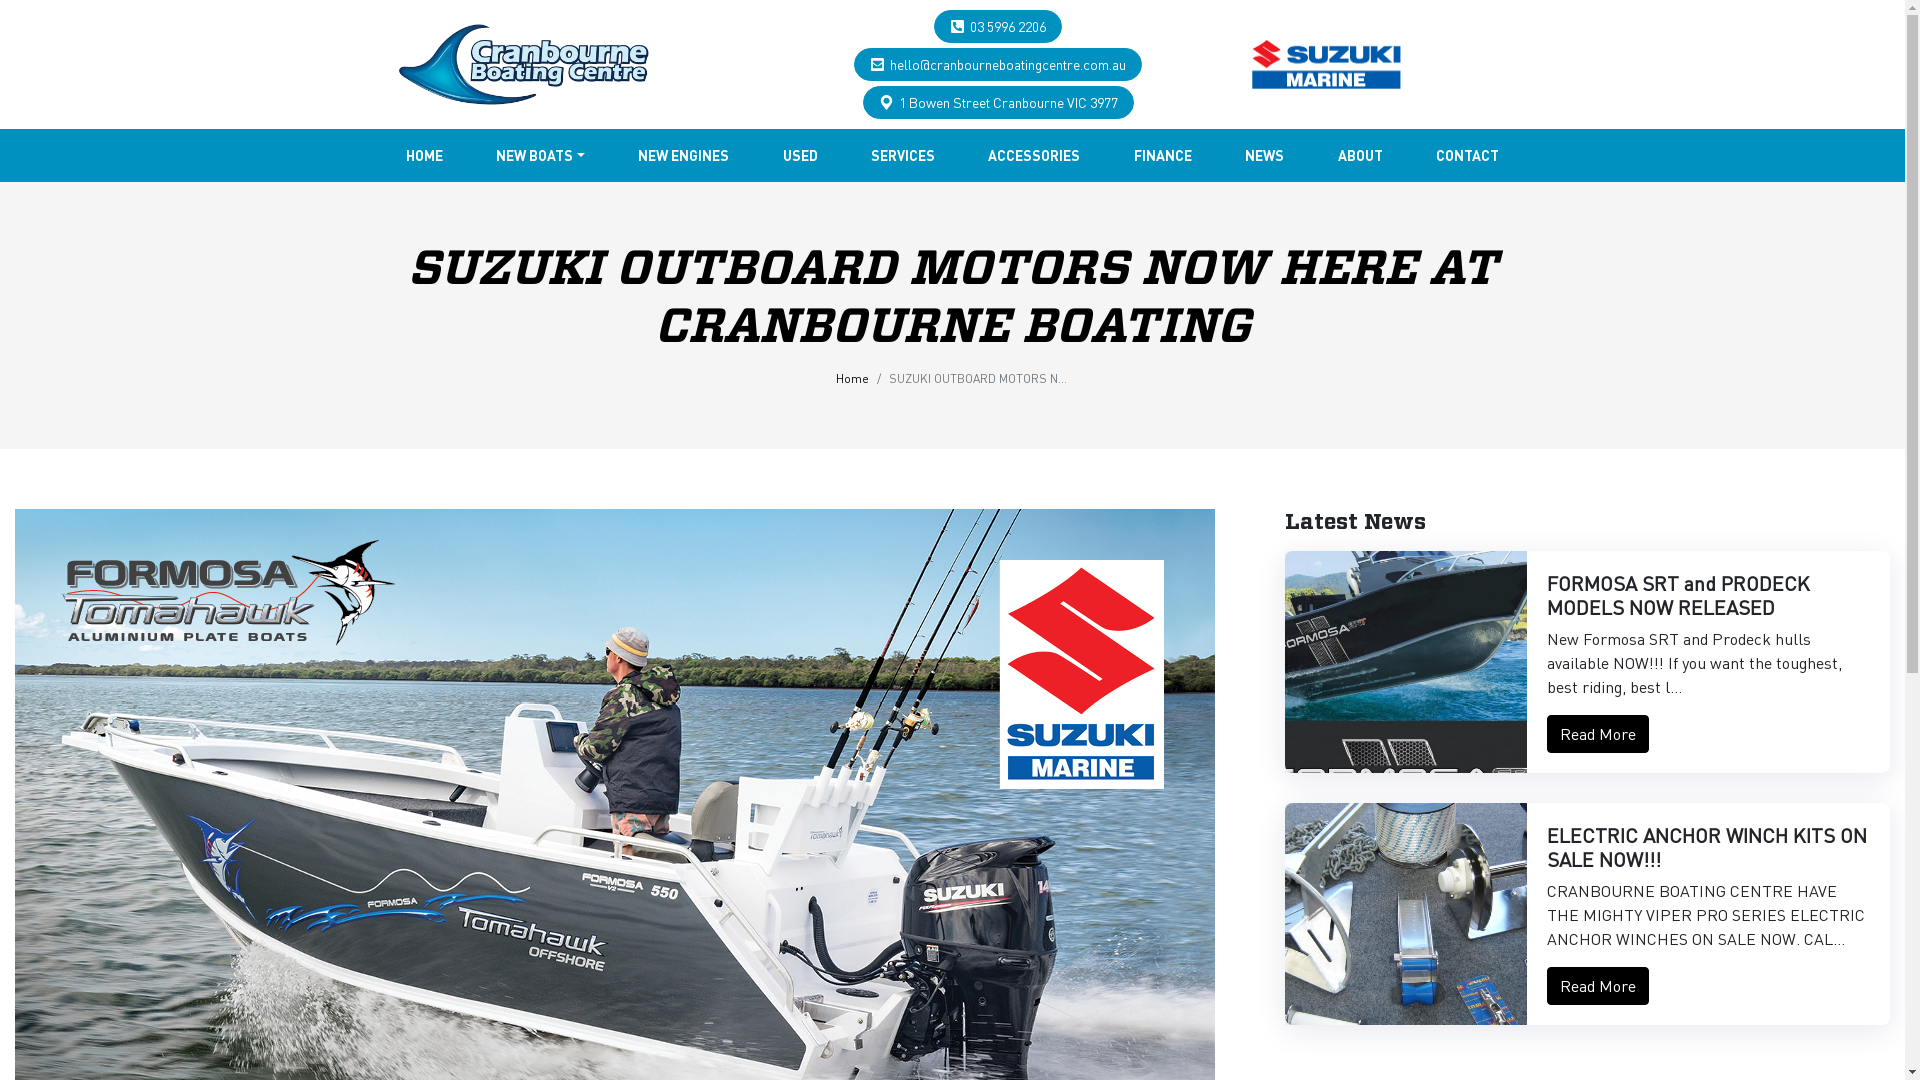 Image resolution: width=1920 pixels, height=1080 pixels. I want to click on 'CONTACT', so click(1427, 154).